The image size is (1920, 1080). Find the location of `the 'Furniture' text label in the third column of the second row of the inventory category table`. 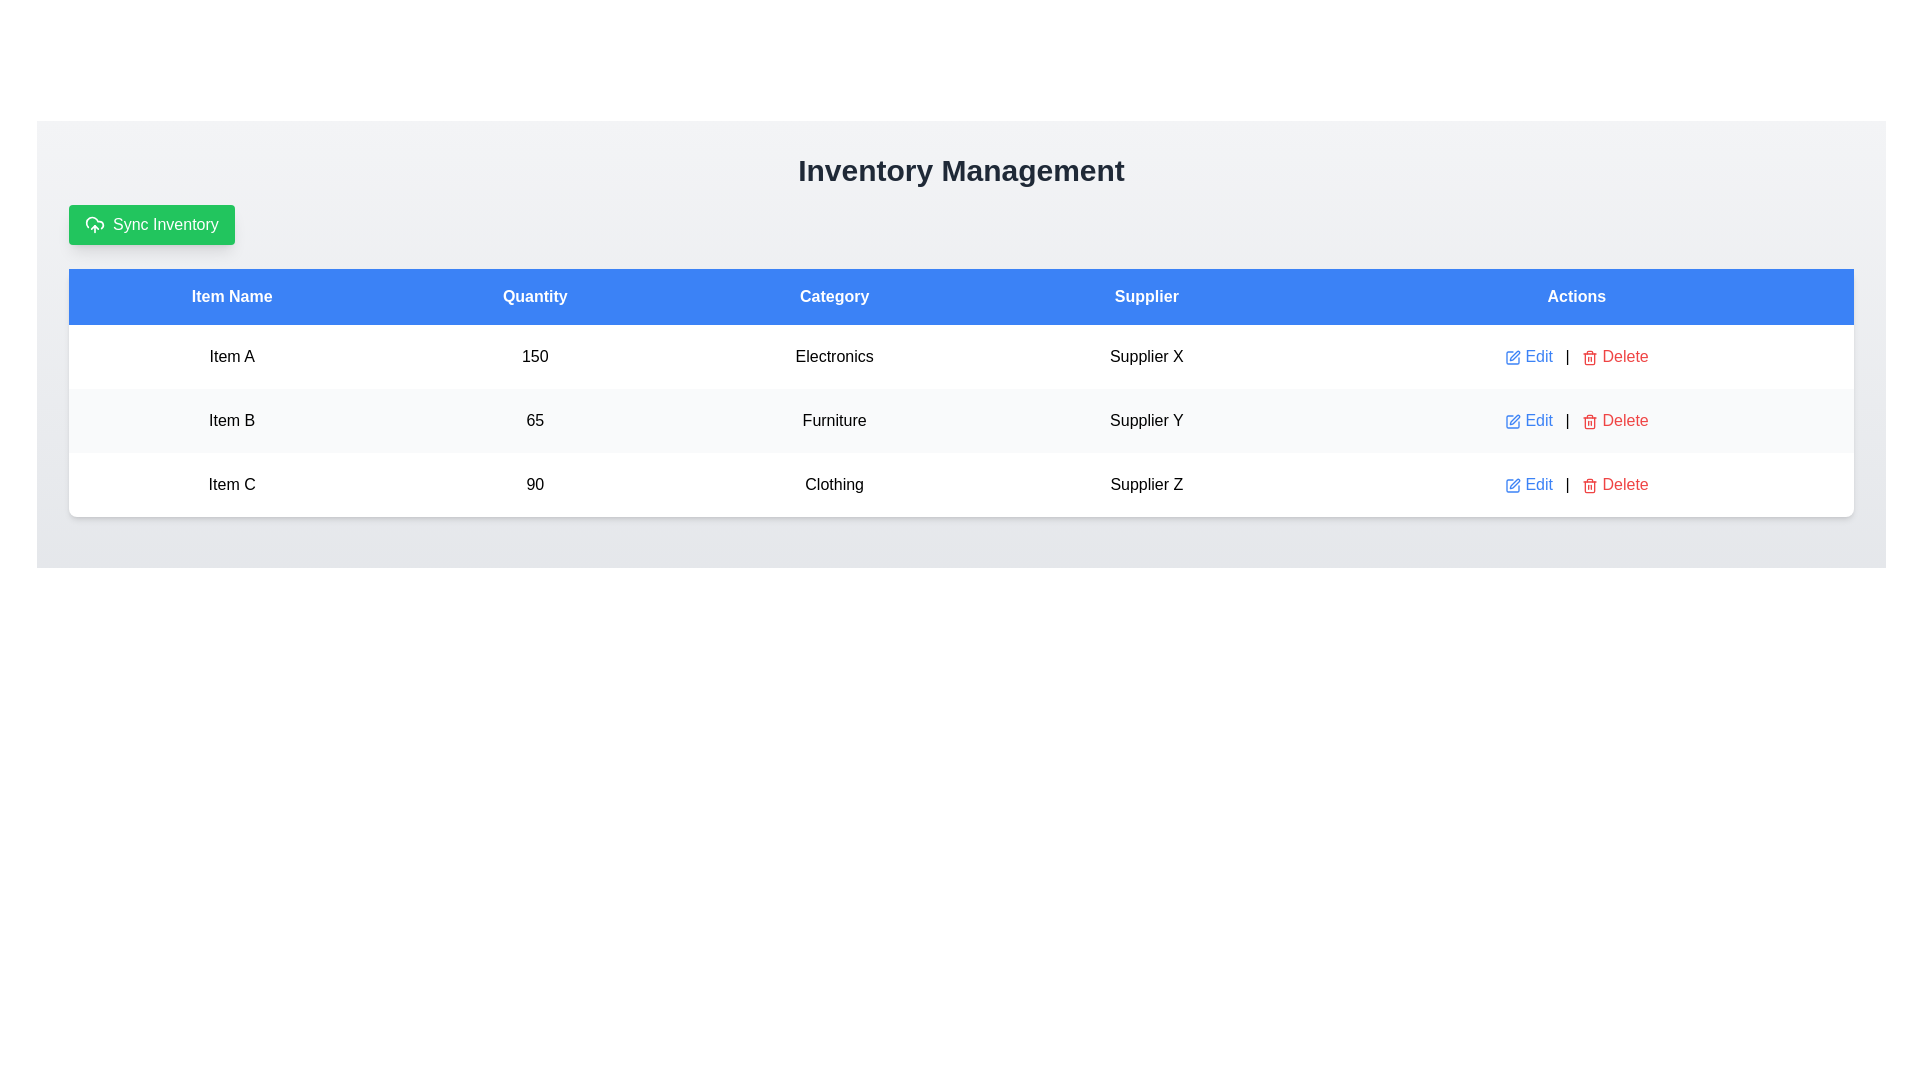

the 'Furniture' text label in the third column of the second row of the inventory category table is located at coordinates (834, 419).